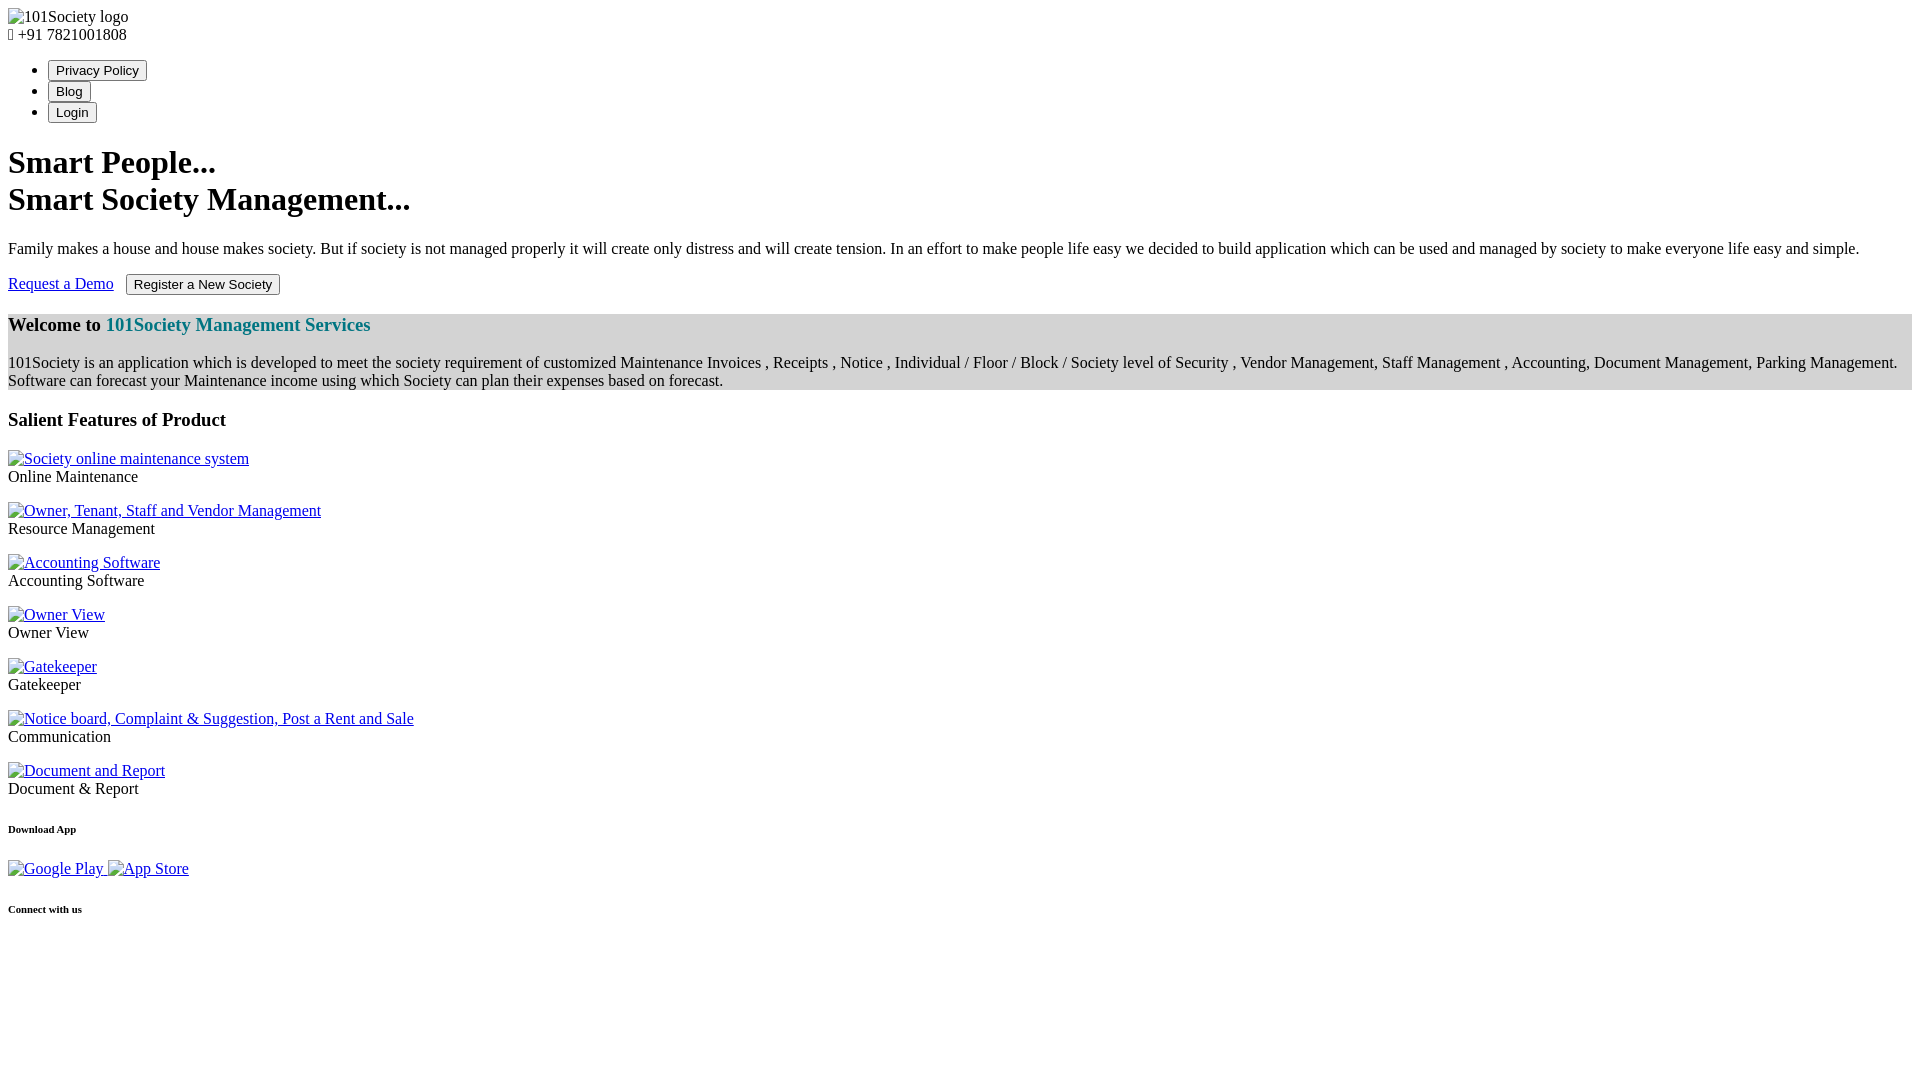  What do you see at coordinates (203, 284) in the screenshot?
I see `'Register a New Society'` at bounding box center [203, 284].